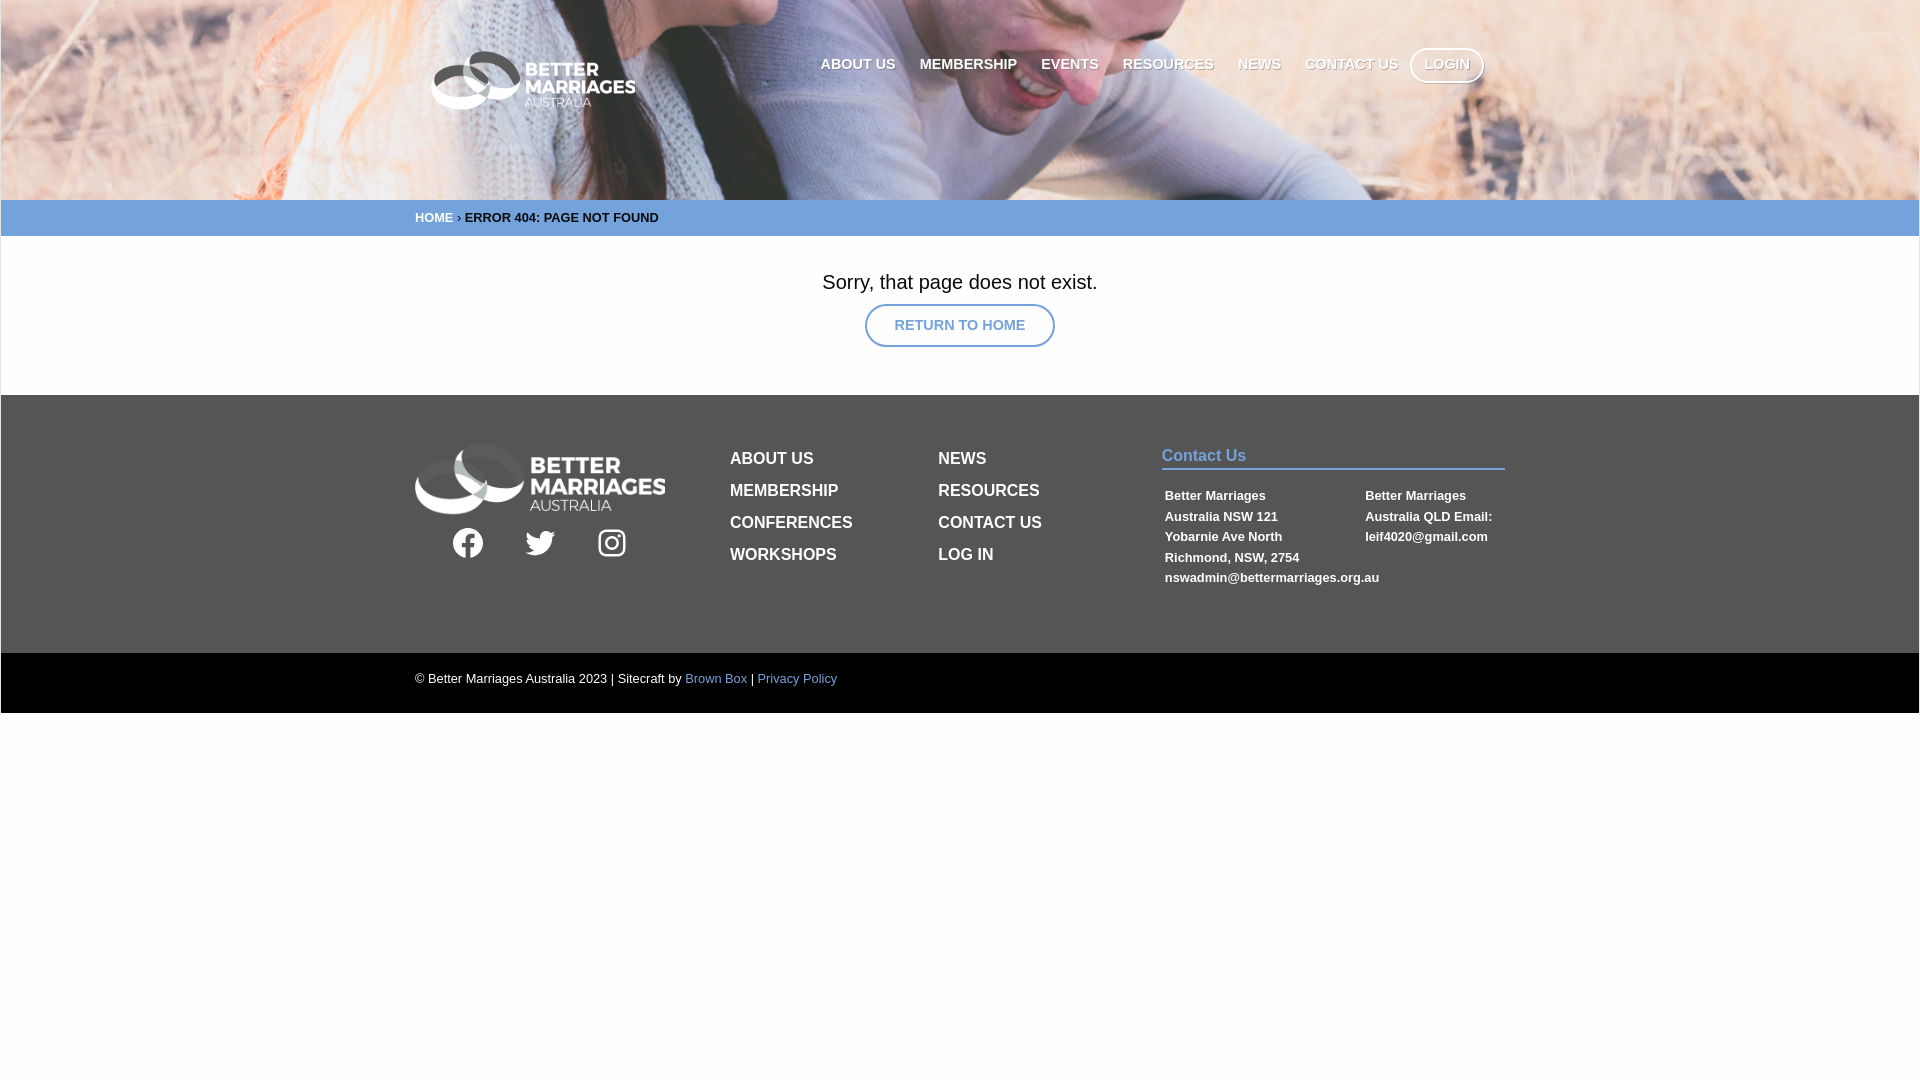 This screenshot has height=1080, width=1920. I want to click on 'Instagram', so click(584, 543).